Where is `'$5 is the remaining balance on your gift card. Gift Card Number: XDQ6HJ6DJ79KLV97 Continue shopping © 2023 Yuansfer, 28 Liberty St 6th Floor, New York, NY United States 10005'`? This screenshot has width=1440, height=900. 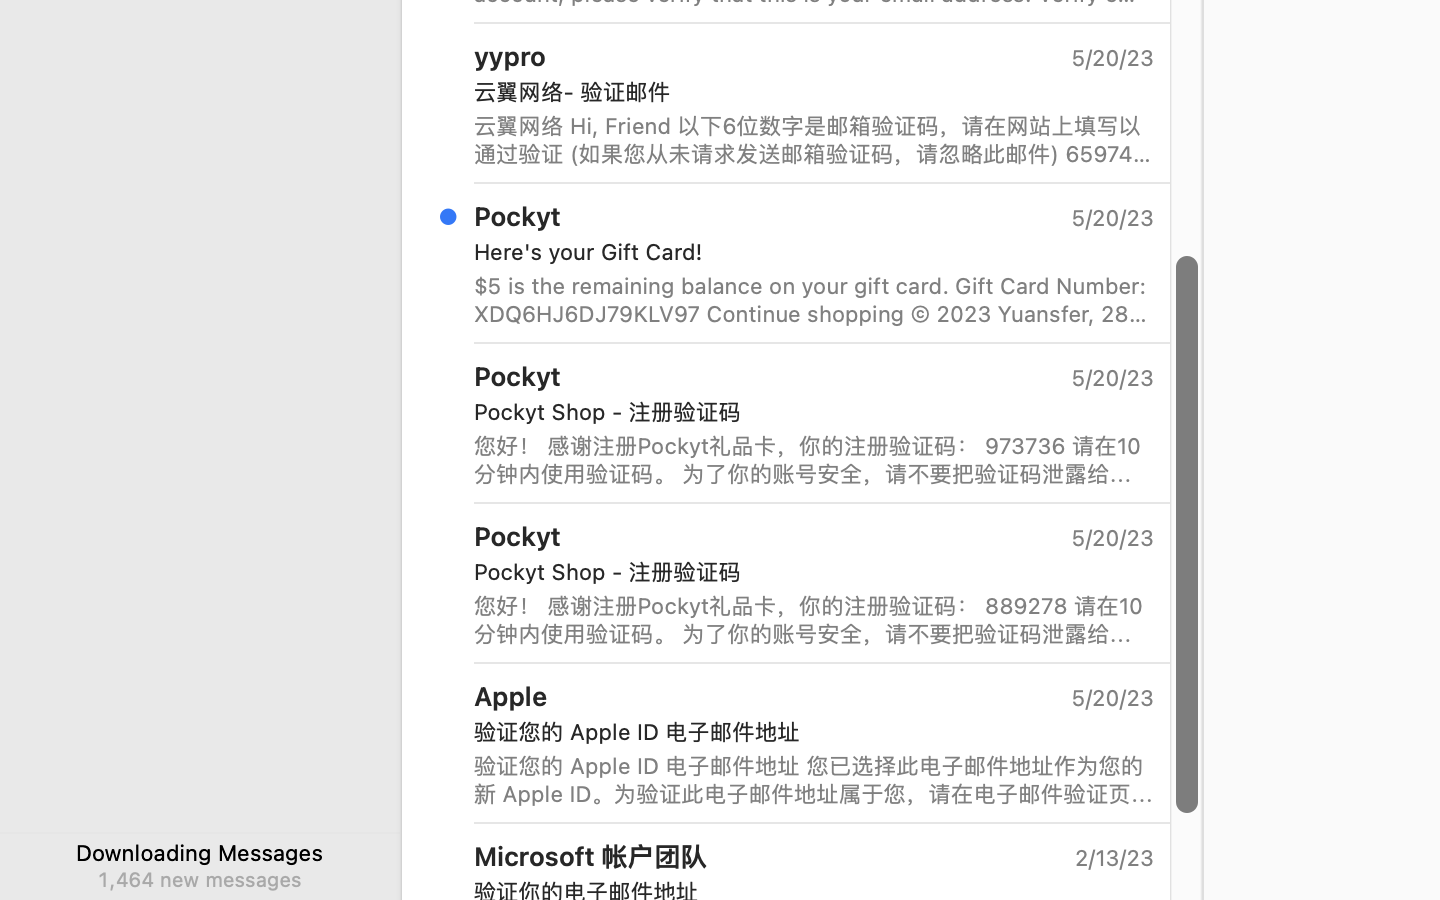 '$5 is the remaining balance on your gift card. Gift Card Number: XDQ6HJ6DJ79KLV97 Continue shopping © 2023 Yuansfer, 28 Liberty St 6th Floor, New York, NY United States 10005' is located at coordinates (814, 298).